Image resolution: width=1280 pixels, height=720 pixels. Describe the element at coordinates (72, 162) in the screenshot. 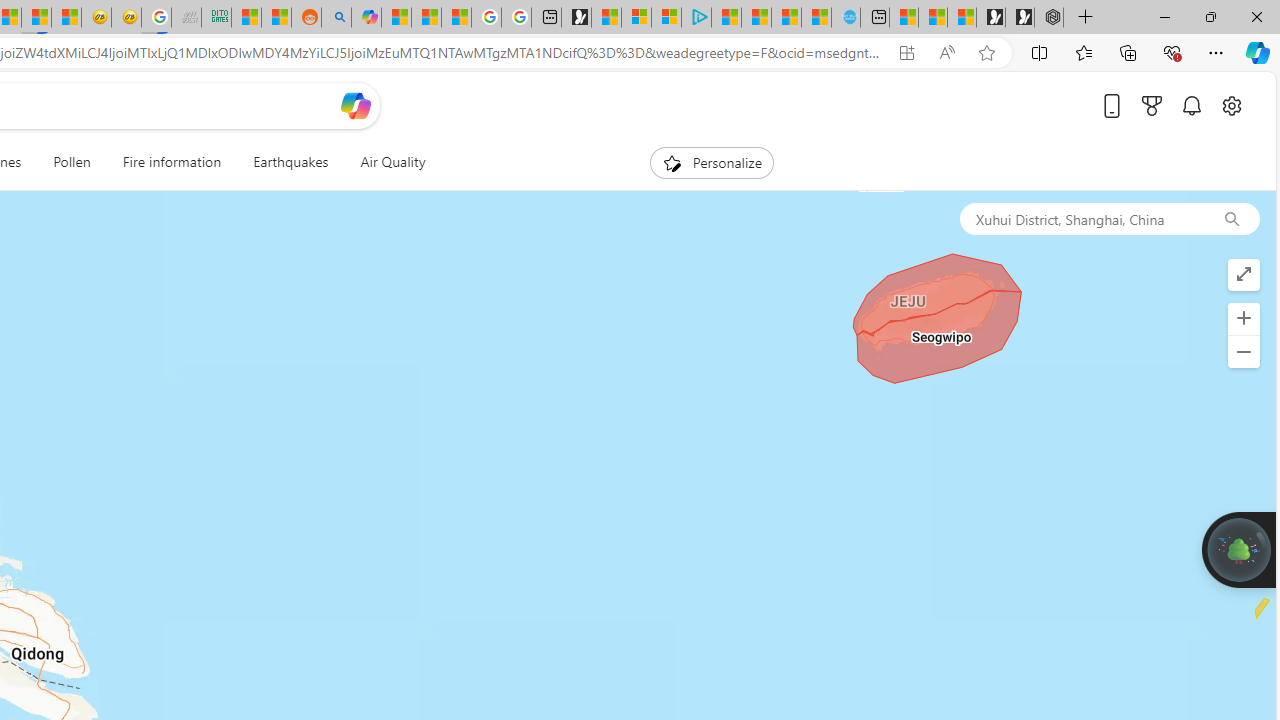

I see `'Pollen'` at that location.